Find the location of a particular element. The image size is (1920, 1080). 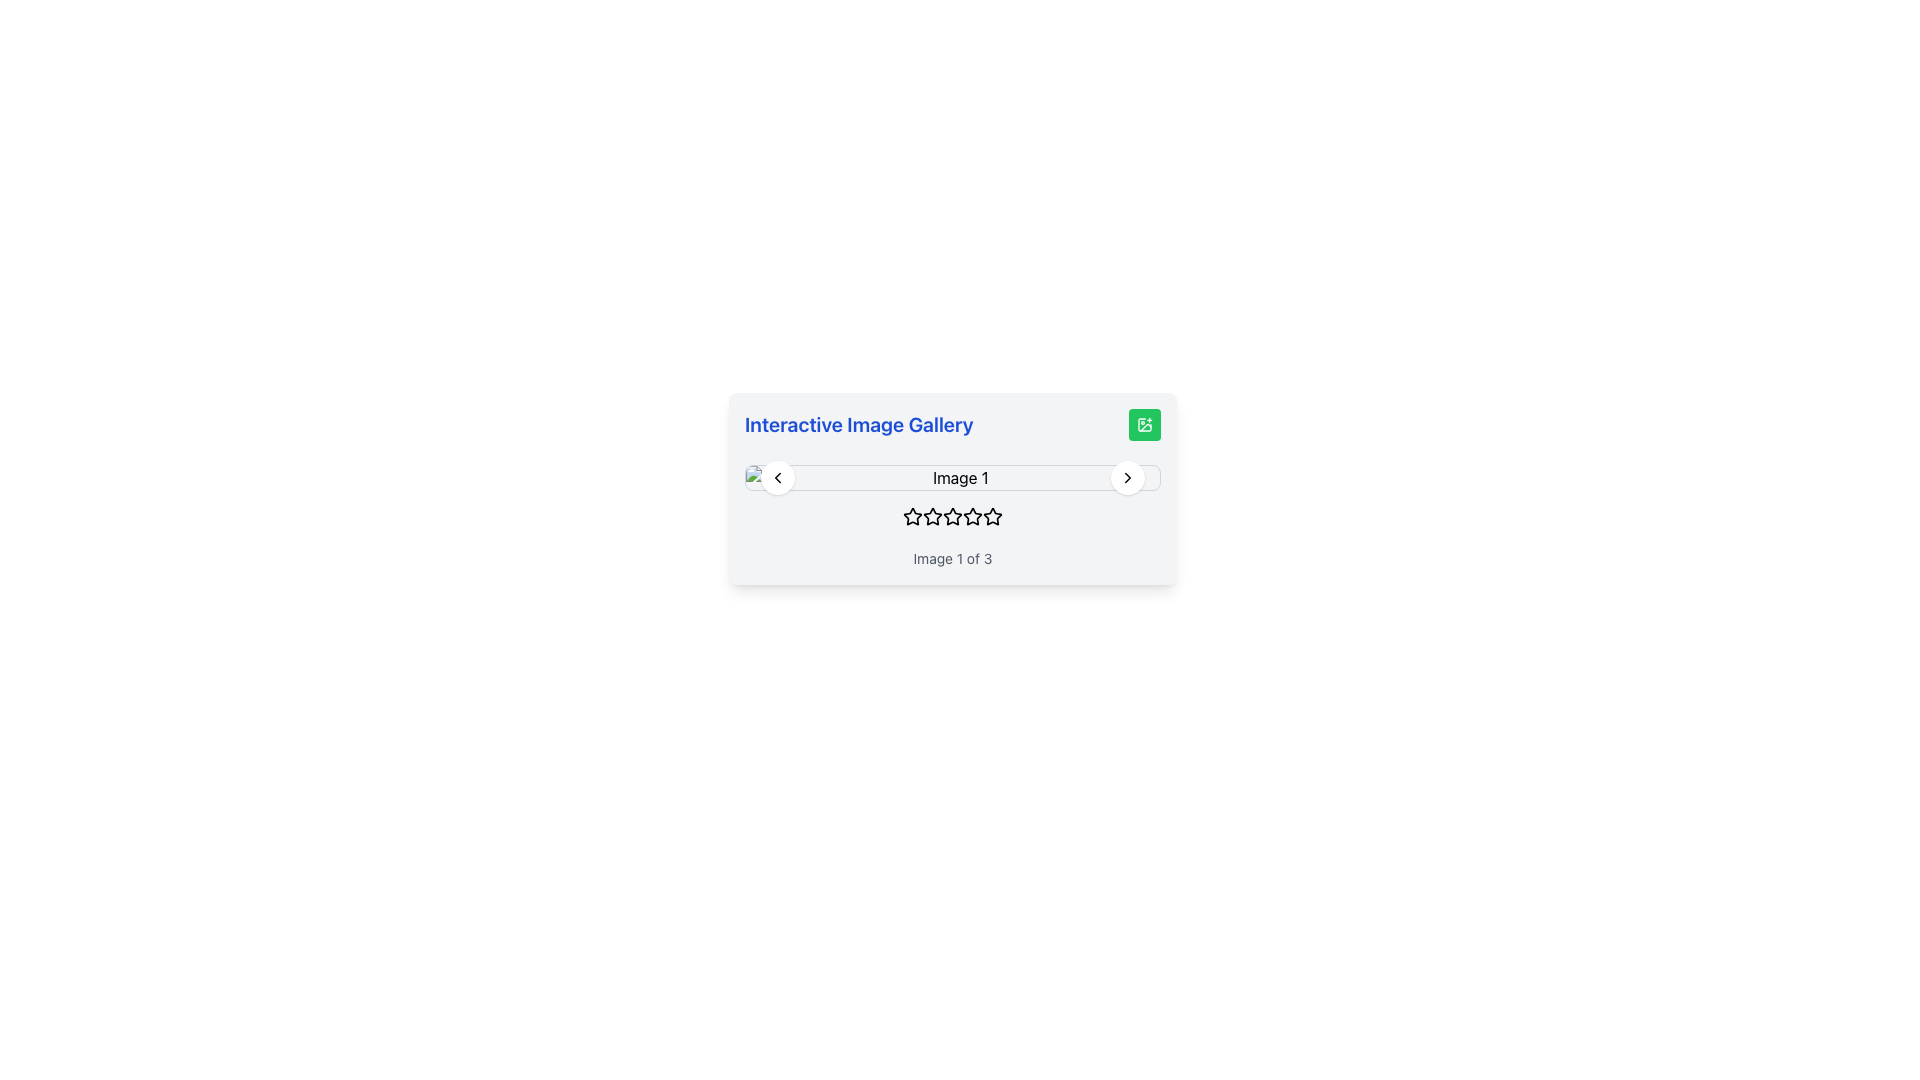

the forward navigation button icon in the Interactive Image Gallery is located at coordinates (1128, 478).